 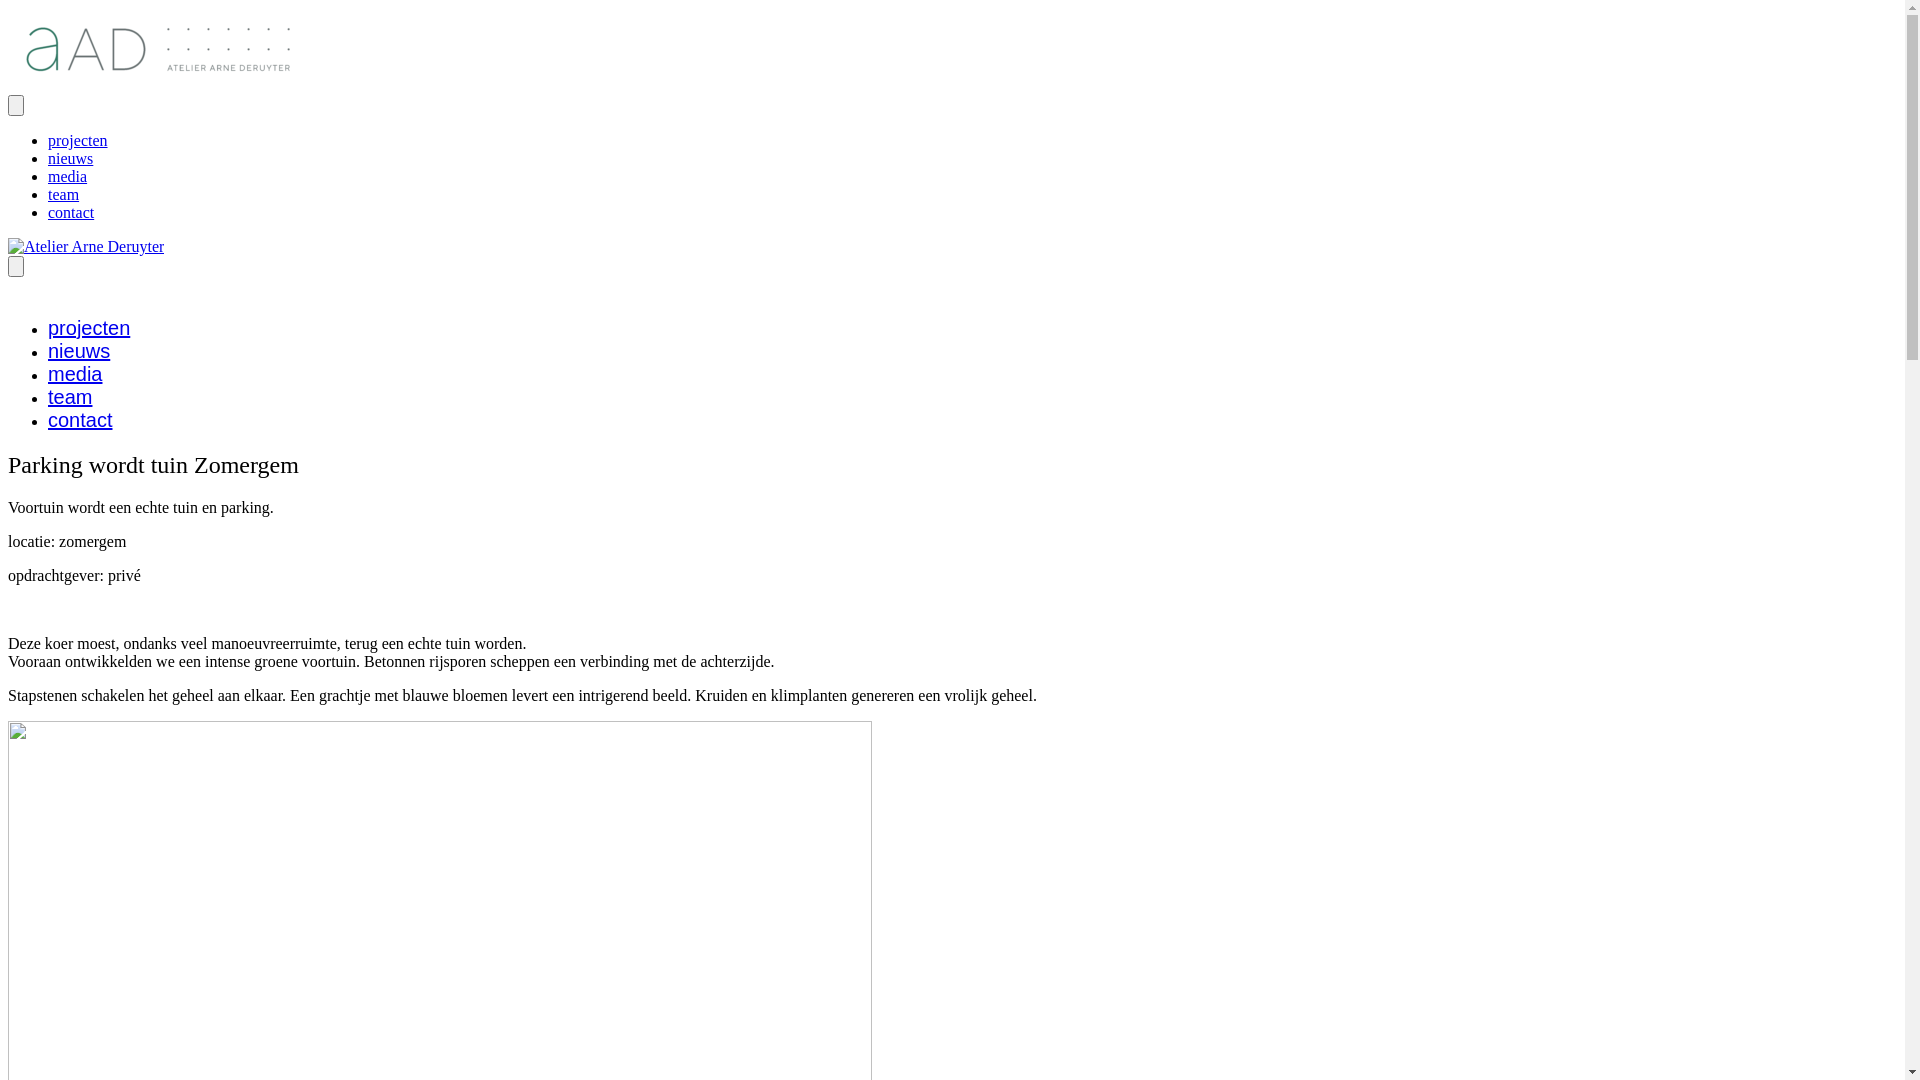 What do you see at coordinates (70, 157) in the screenshot?
I see `'nieuws'` at bounding box center [70, 157].